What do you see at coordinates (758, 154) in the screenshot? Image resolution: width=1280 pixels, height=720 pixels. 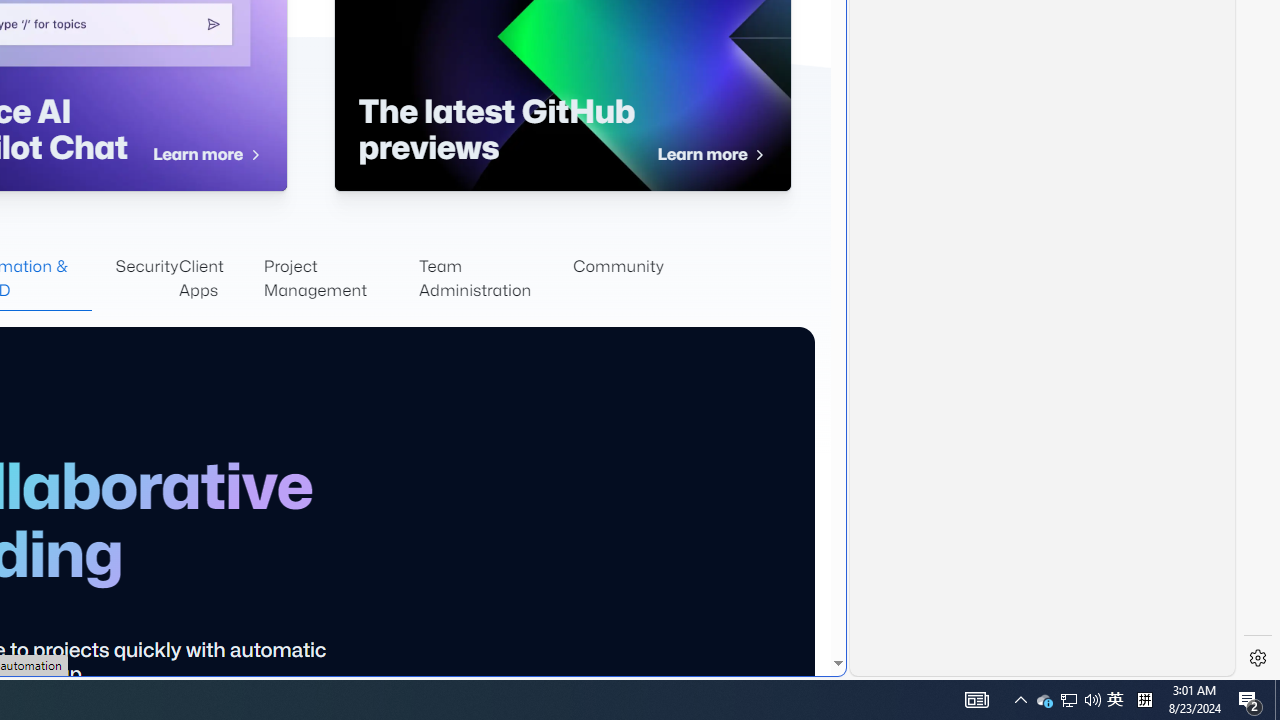 I see `'Class: octicon arrow-symbol-mktg octicon'` at bounding box center [758, 154].